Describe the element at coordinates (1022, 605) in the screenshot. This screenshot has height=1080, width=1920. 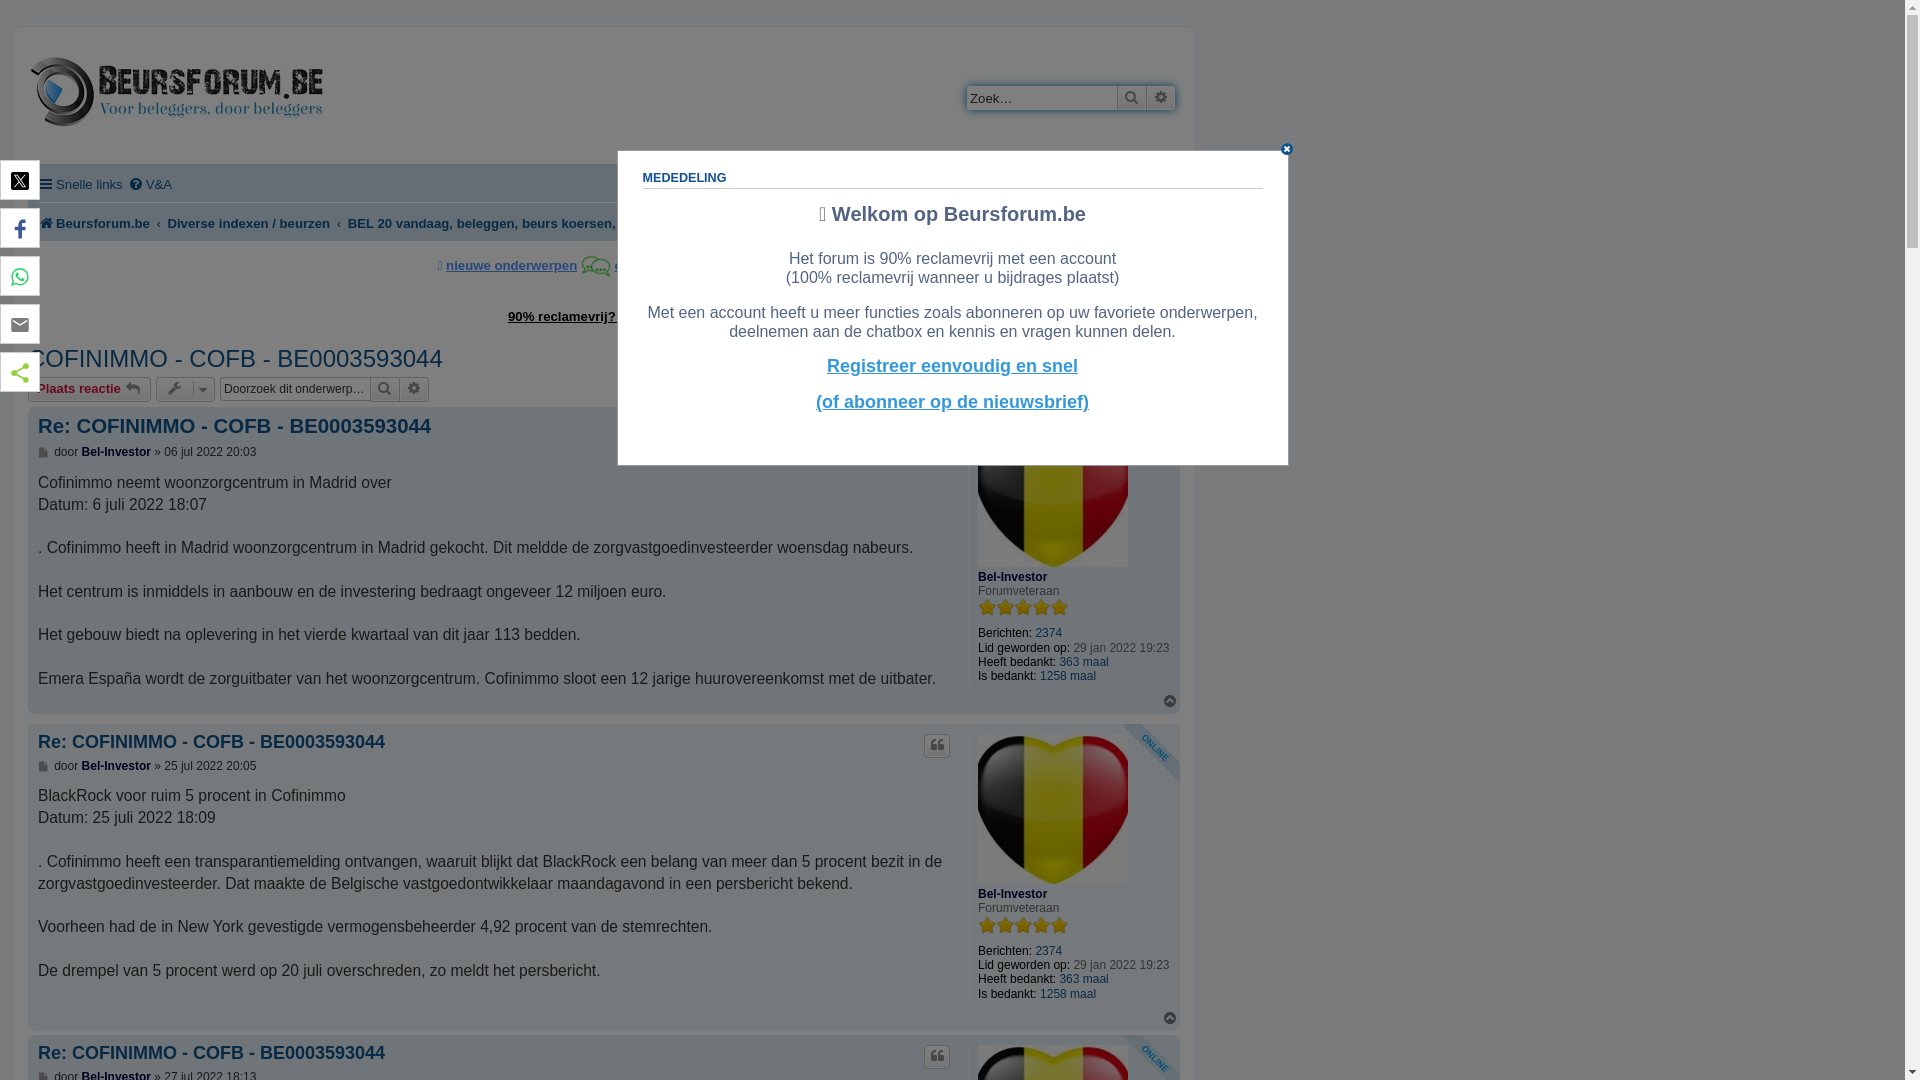
I see `'Forumveteraan'` at that location.